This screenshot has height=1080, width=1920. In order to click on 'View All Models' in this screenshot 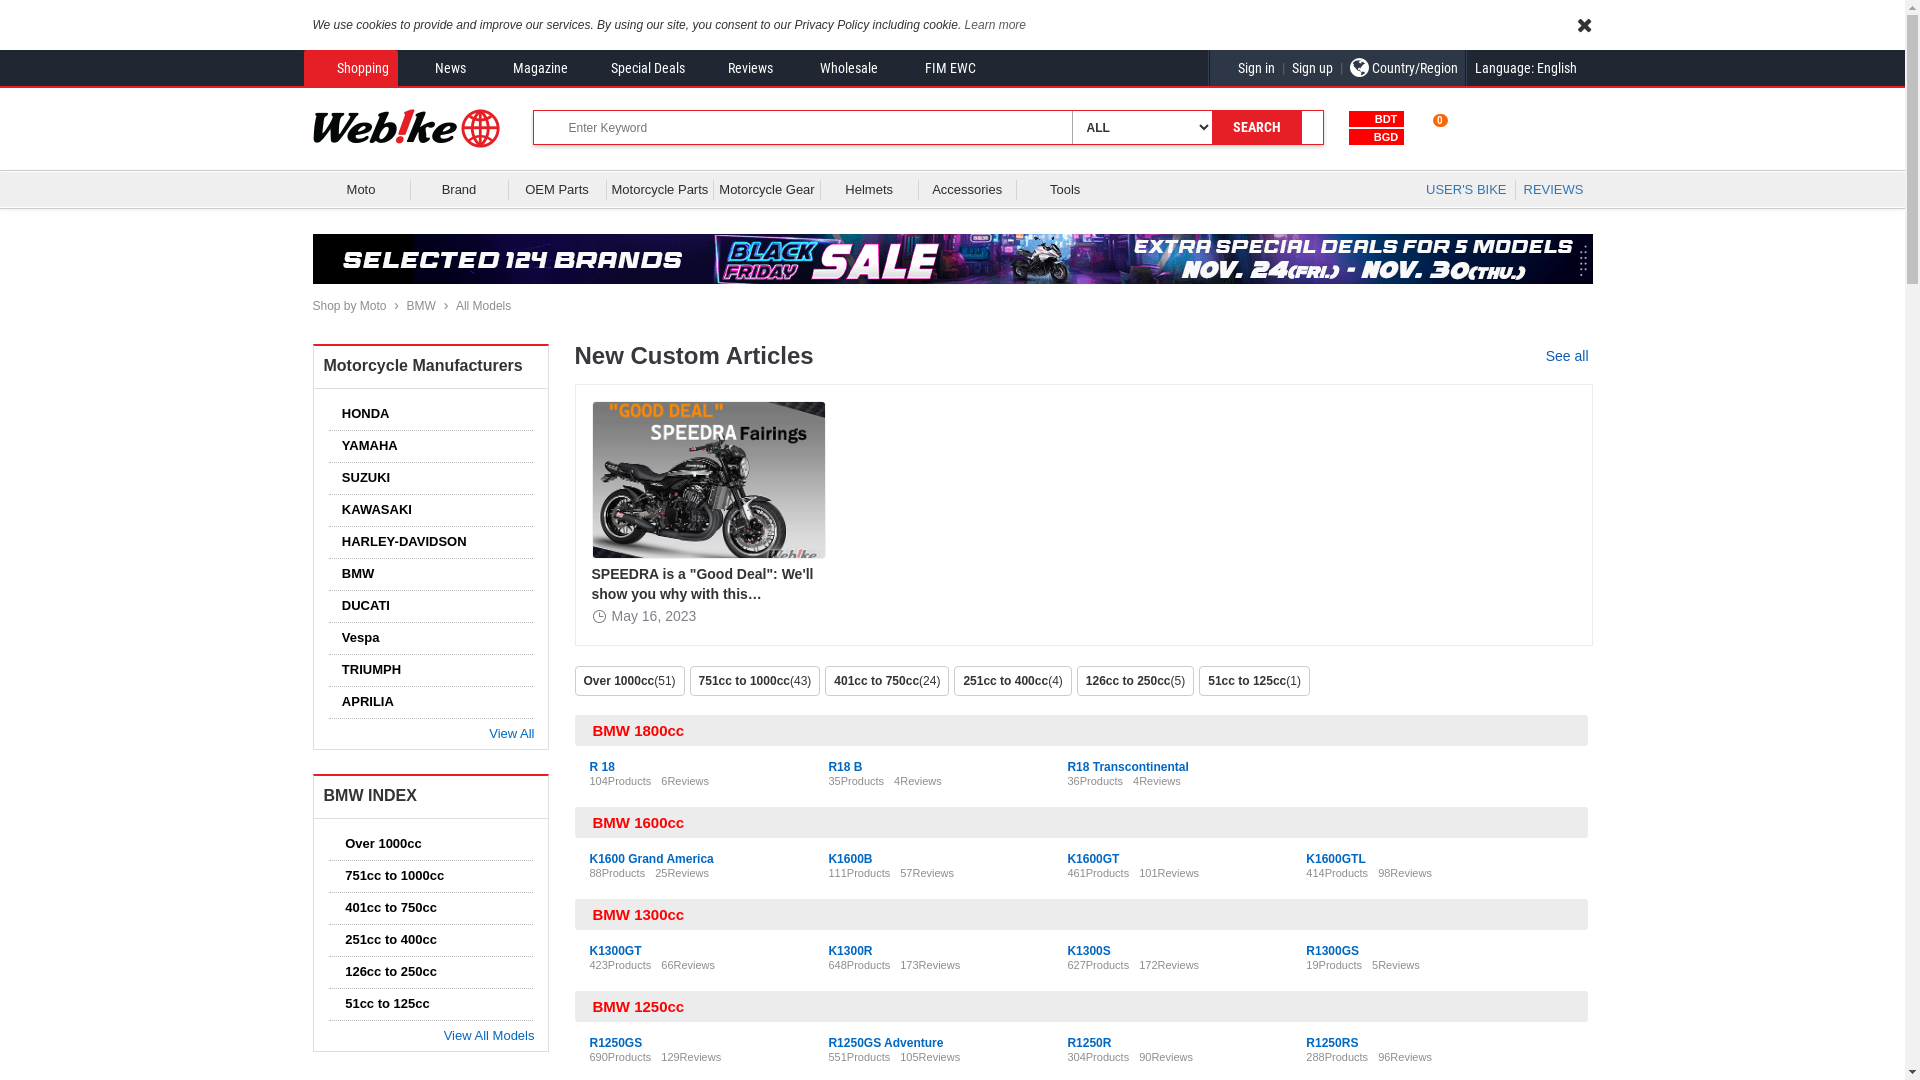, I will do `click(486, 1035)`.